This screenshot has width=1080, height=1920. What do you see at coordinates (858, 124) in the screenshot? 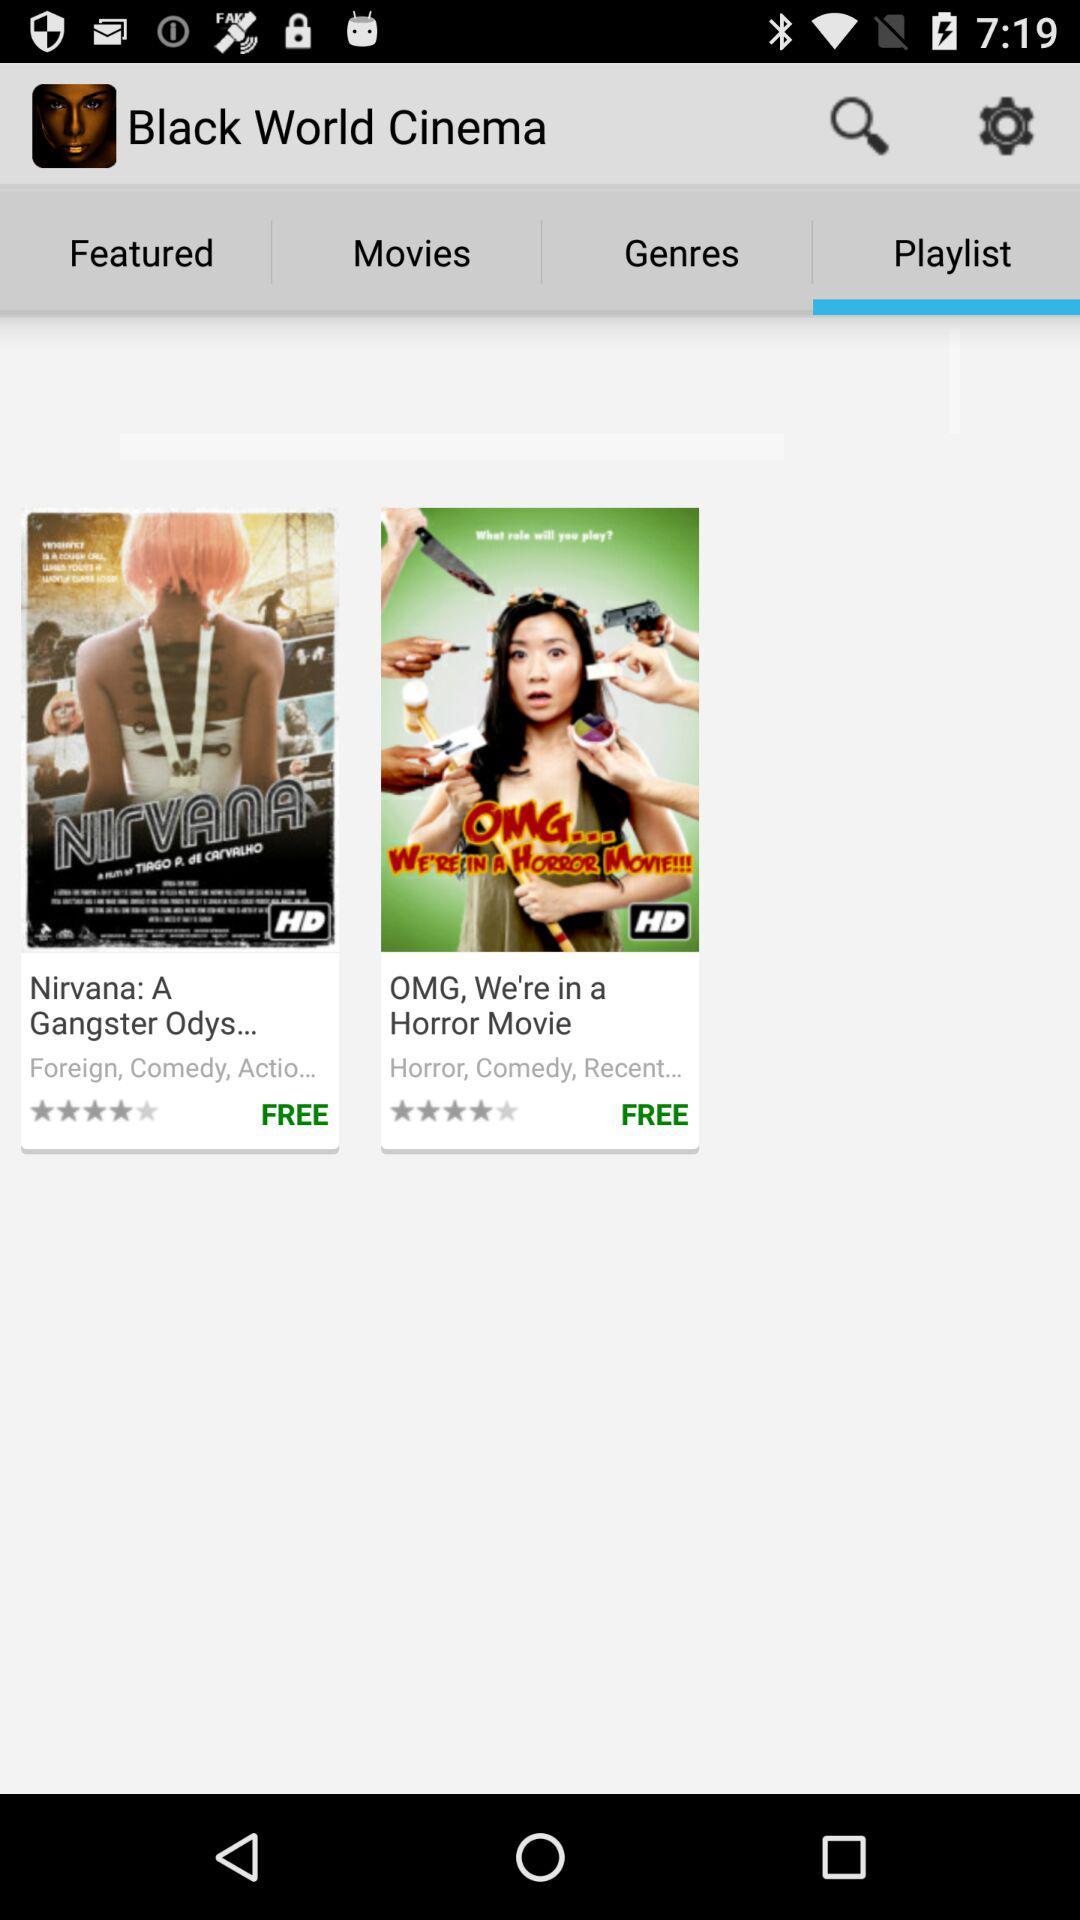
I see `the item to the right of black world cinema item` at bounding box center [858, 124].